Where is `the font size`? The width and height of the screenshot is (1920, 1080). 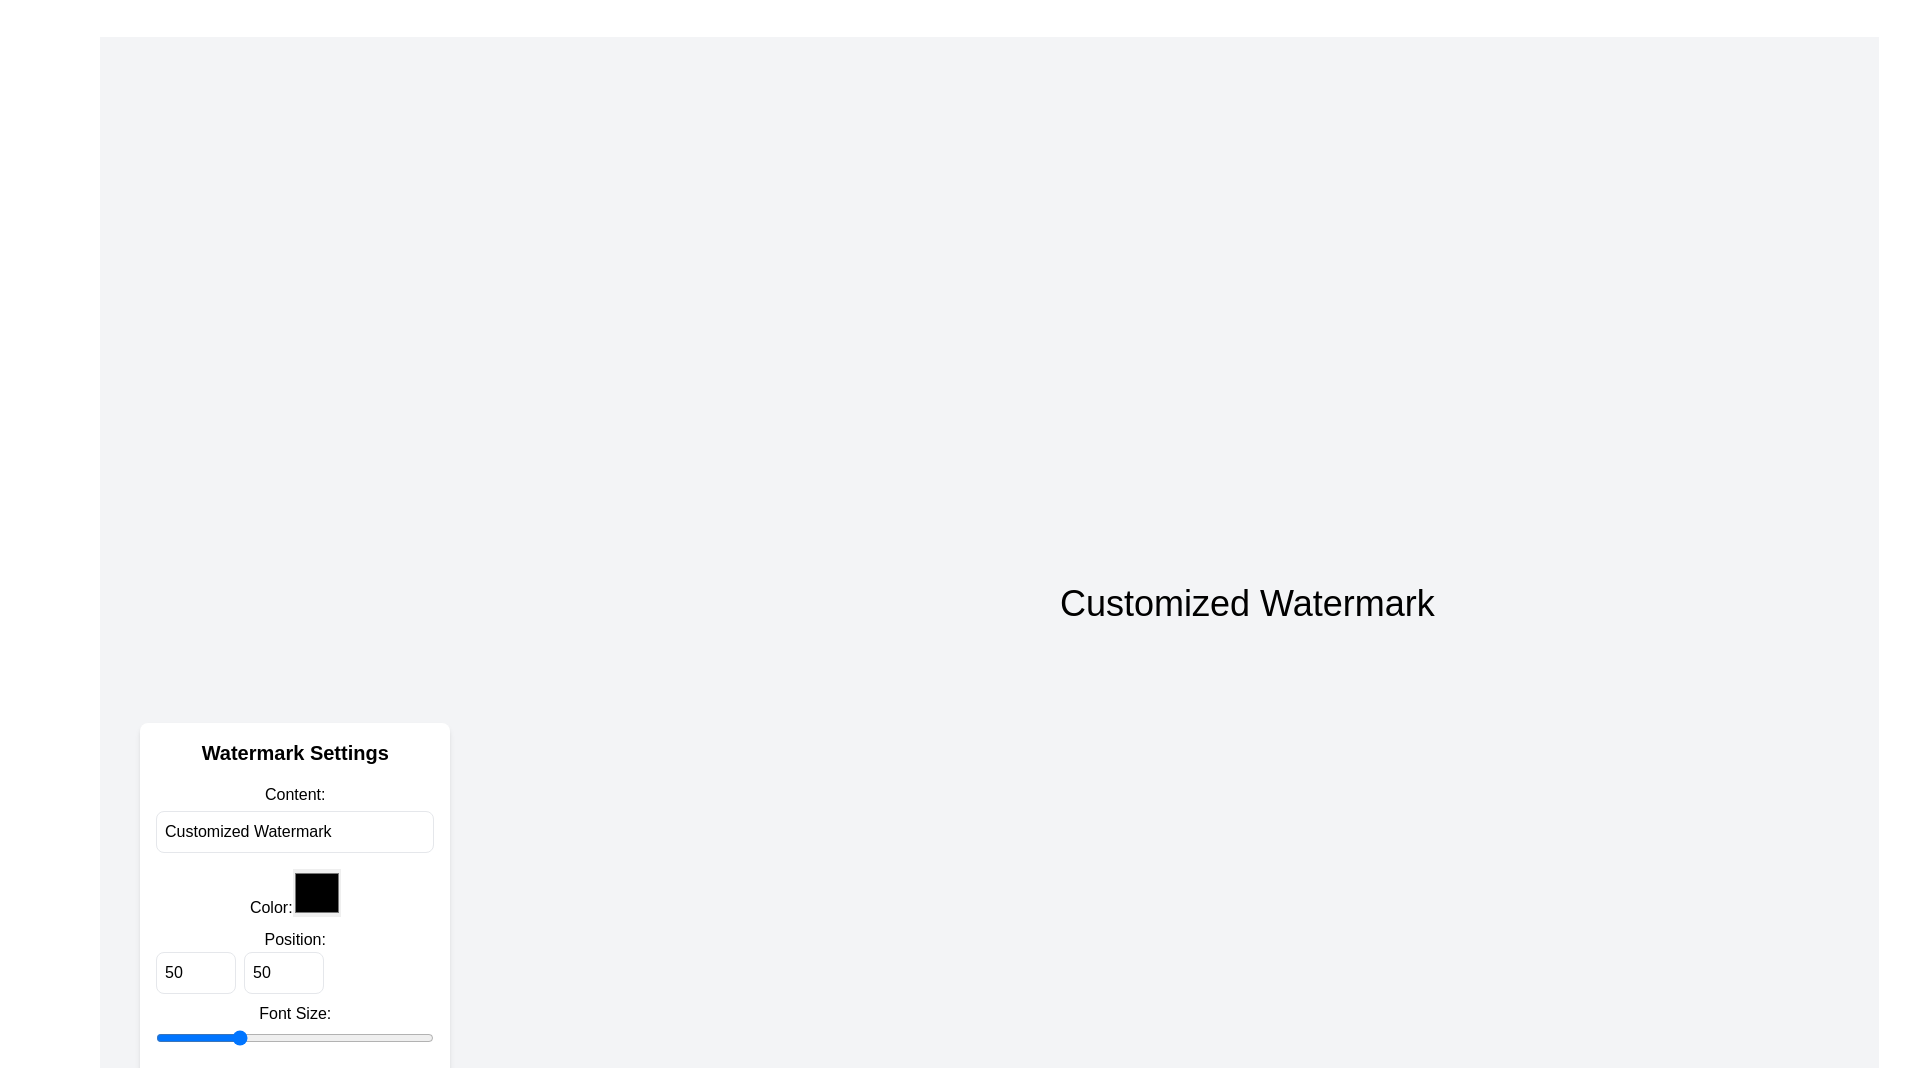
the font size is located at coordinates (250, 1036).